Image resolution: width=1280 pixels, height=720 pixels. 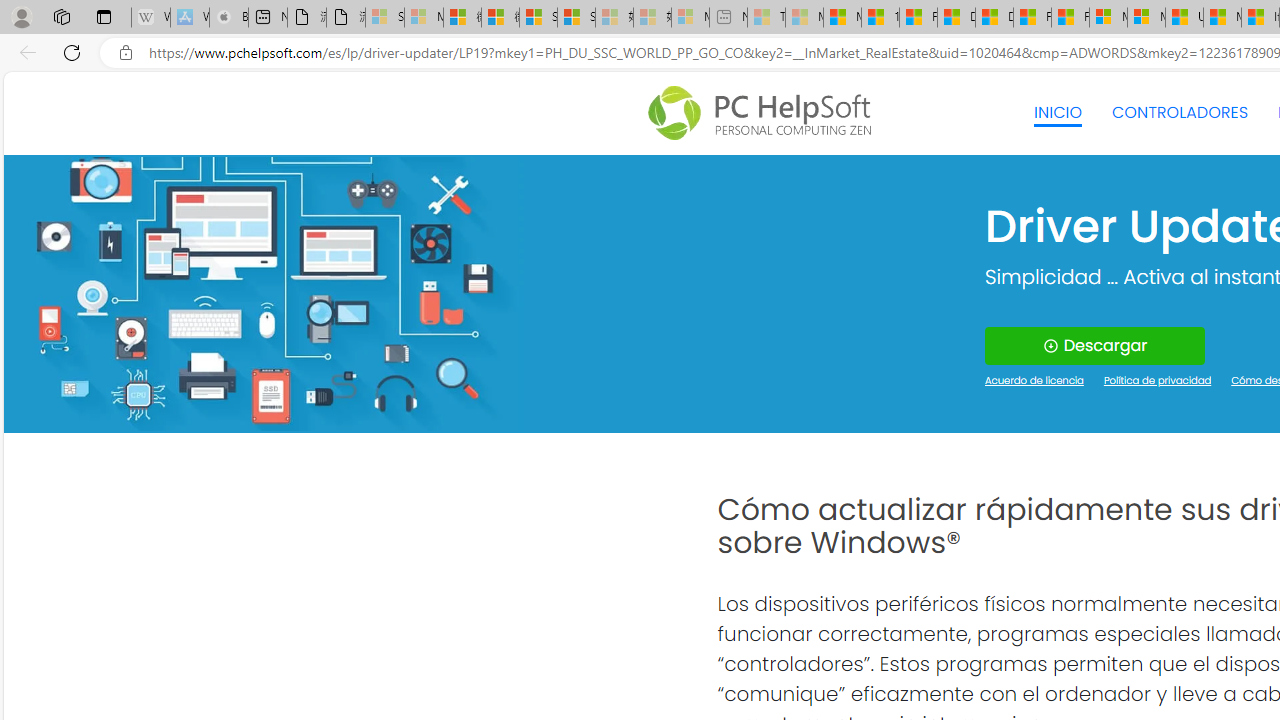 I want to click on 'US Heat Deaths Soared To Record High Last Year', so click(x=1184, y=17).